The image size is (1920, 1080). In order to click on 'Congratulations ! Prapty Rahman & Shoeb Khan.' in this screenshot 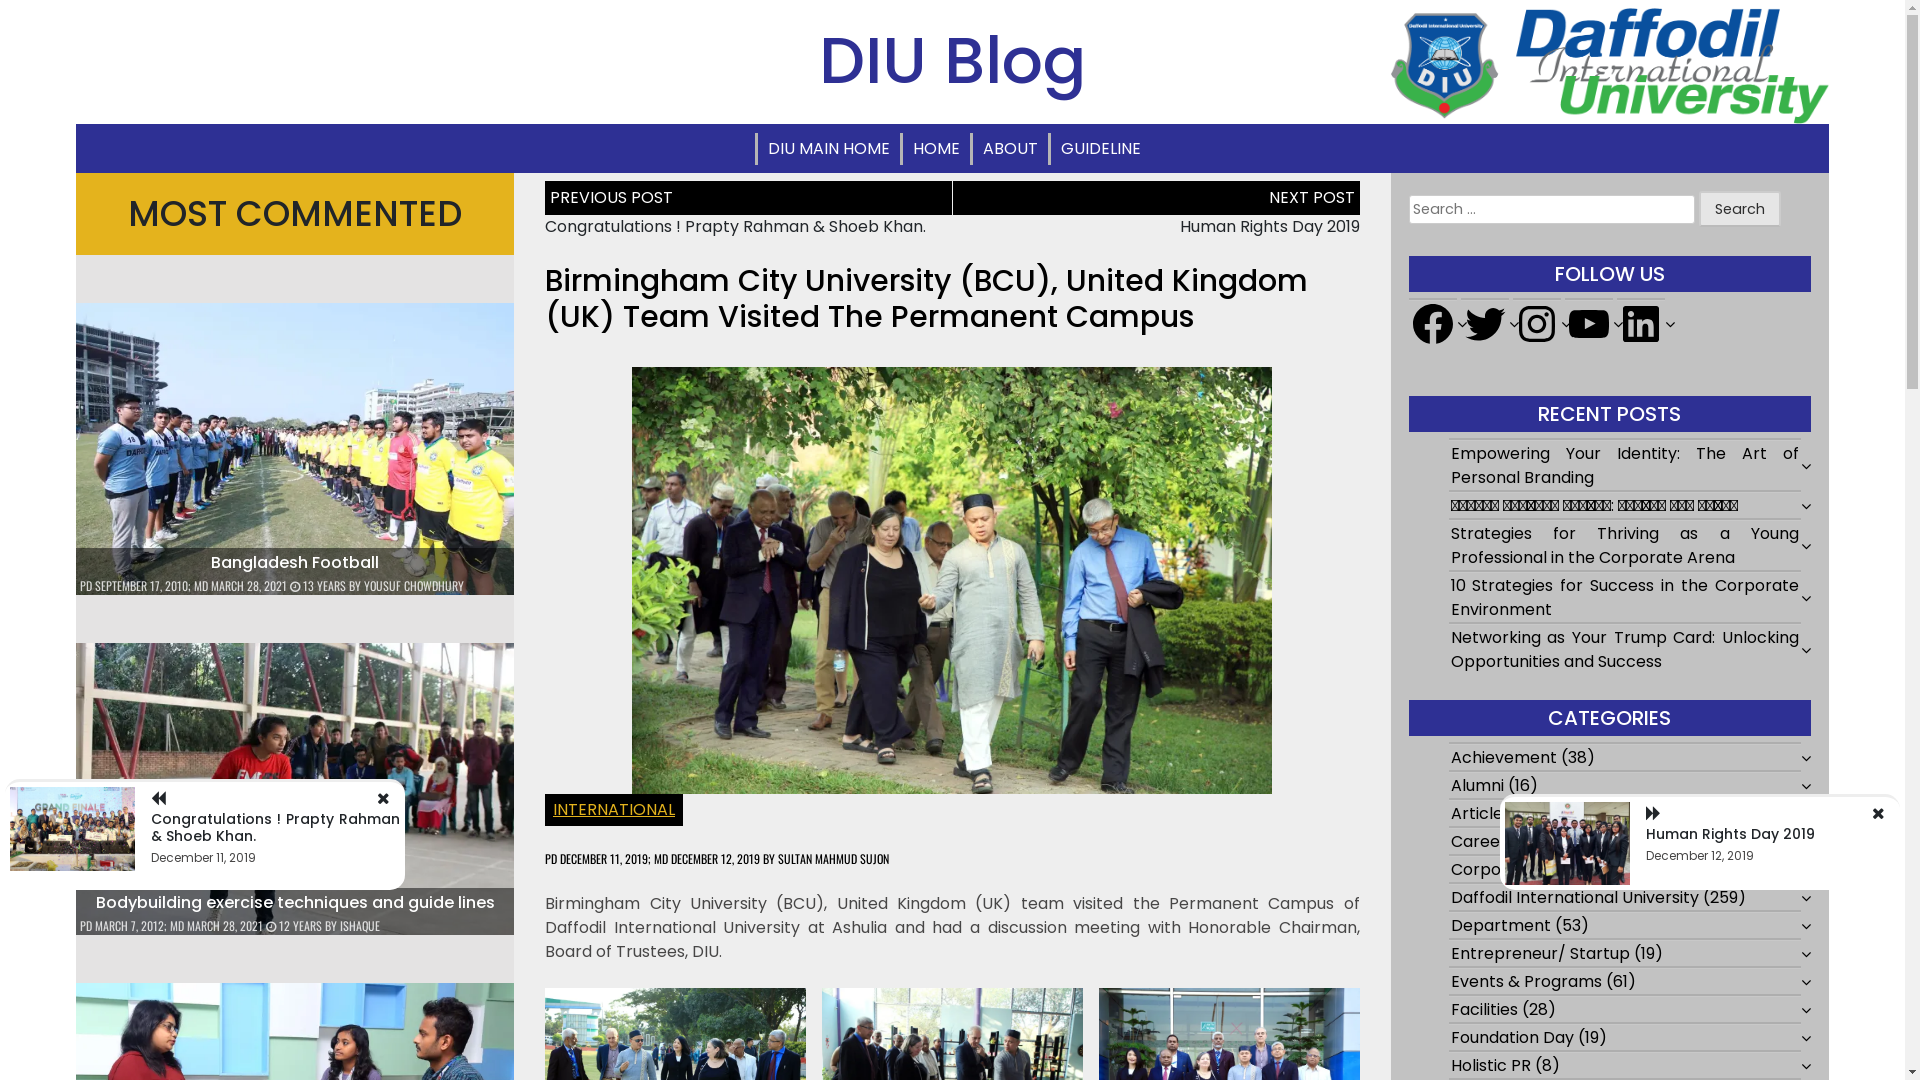, I will do `click(149, 827)`.